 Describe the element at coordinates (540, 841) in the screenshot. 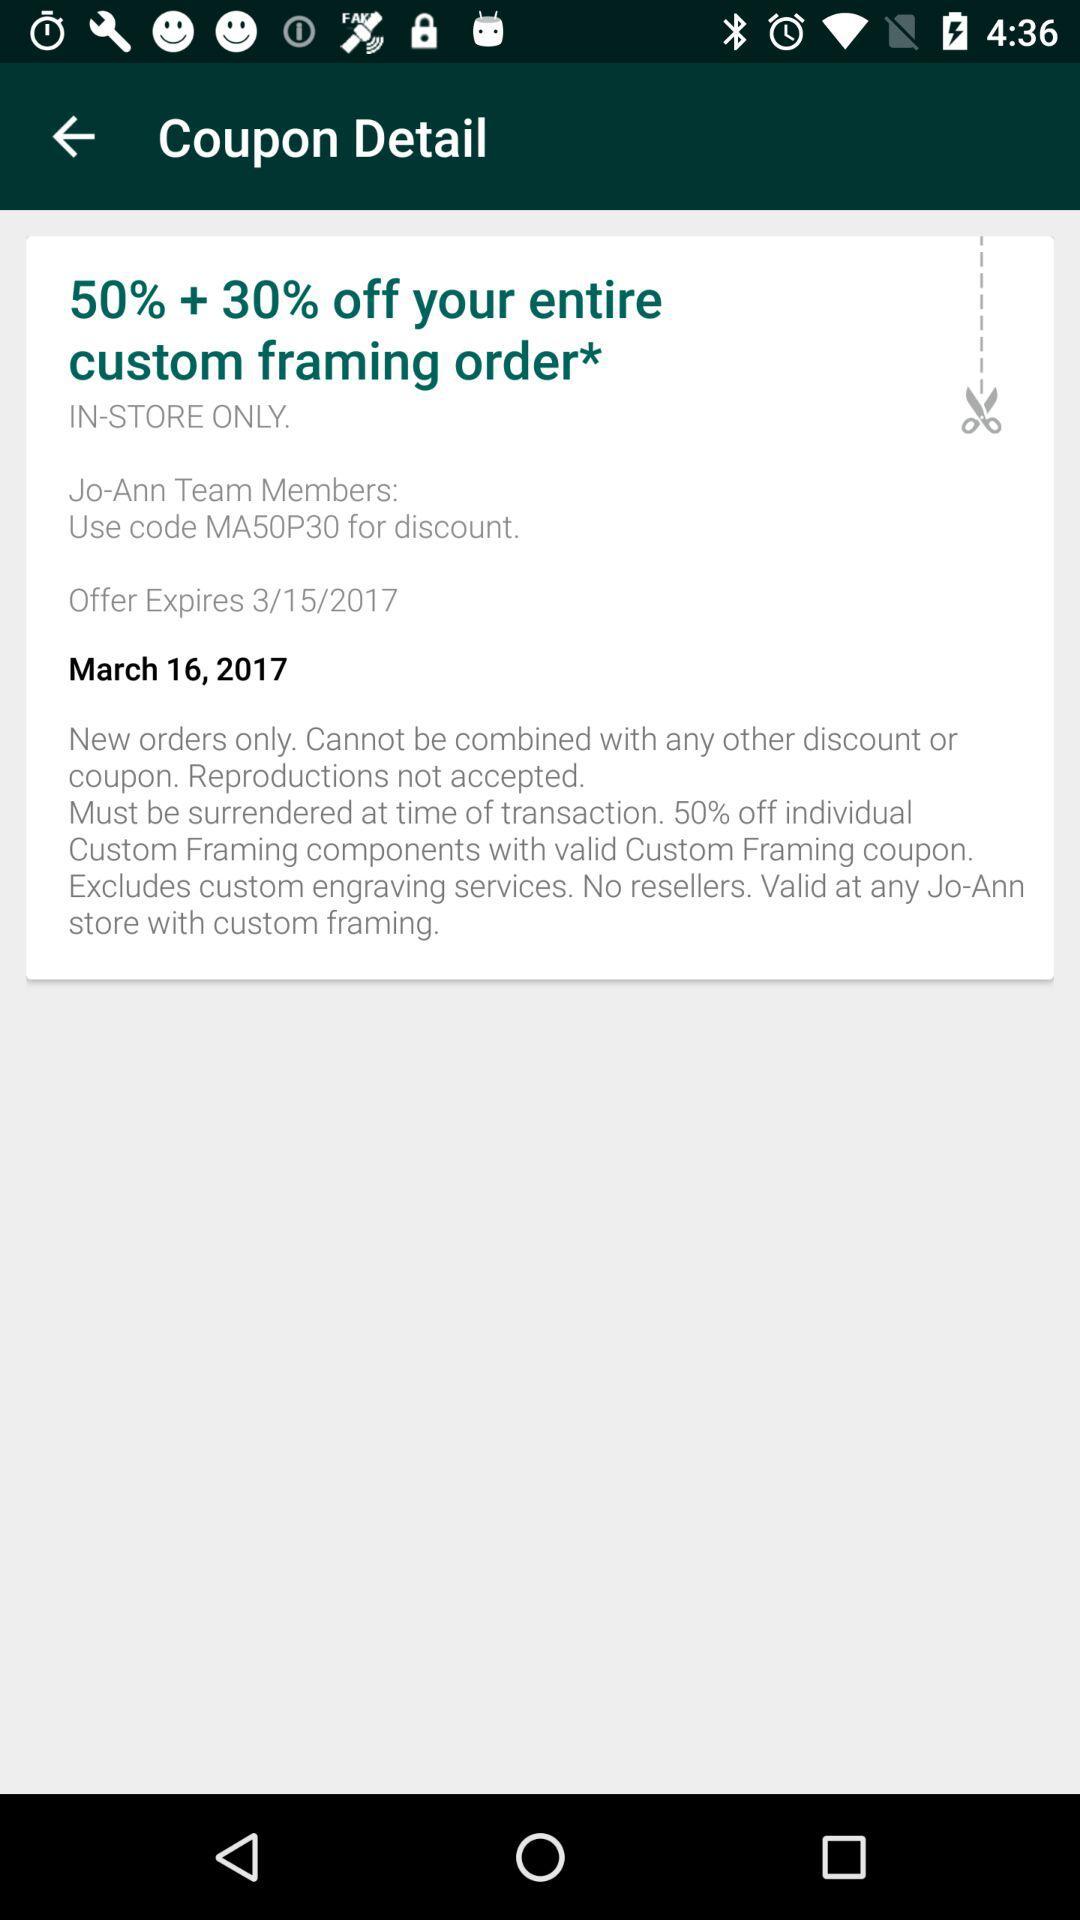

I see `new orders only` at that location.